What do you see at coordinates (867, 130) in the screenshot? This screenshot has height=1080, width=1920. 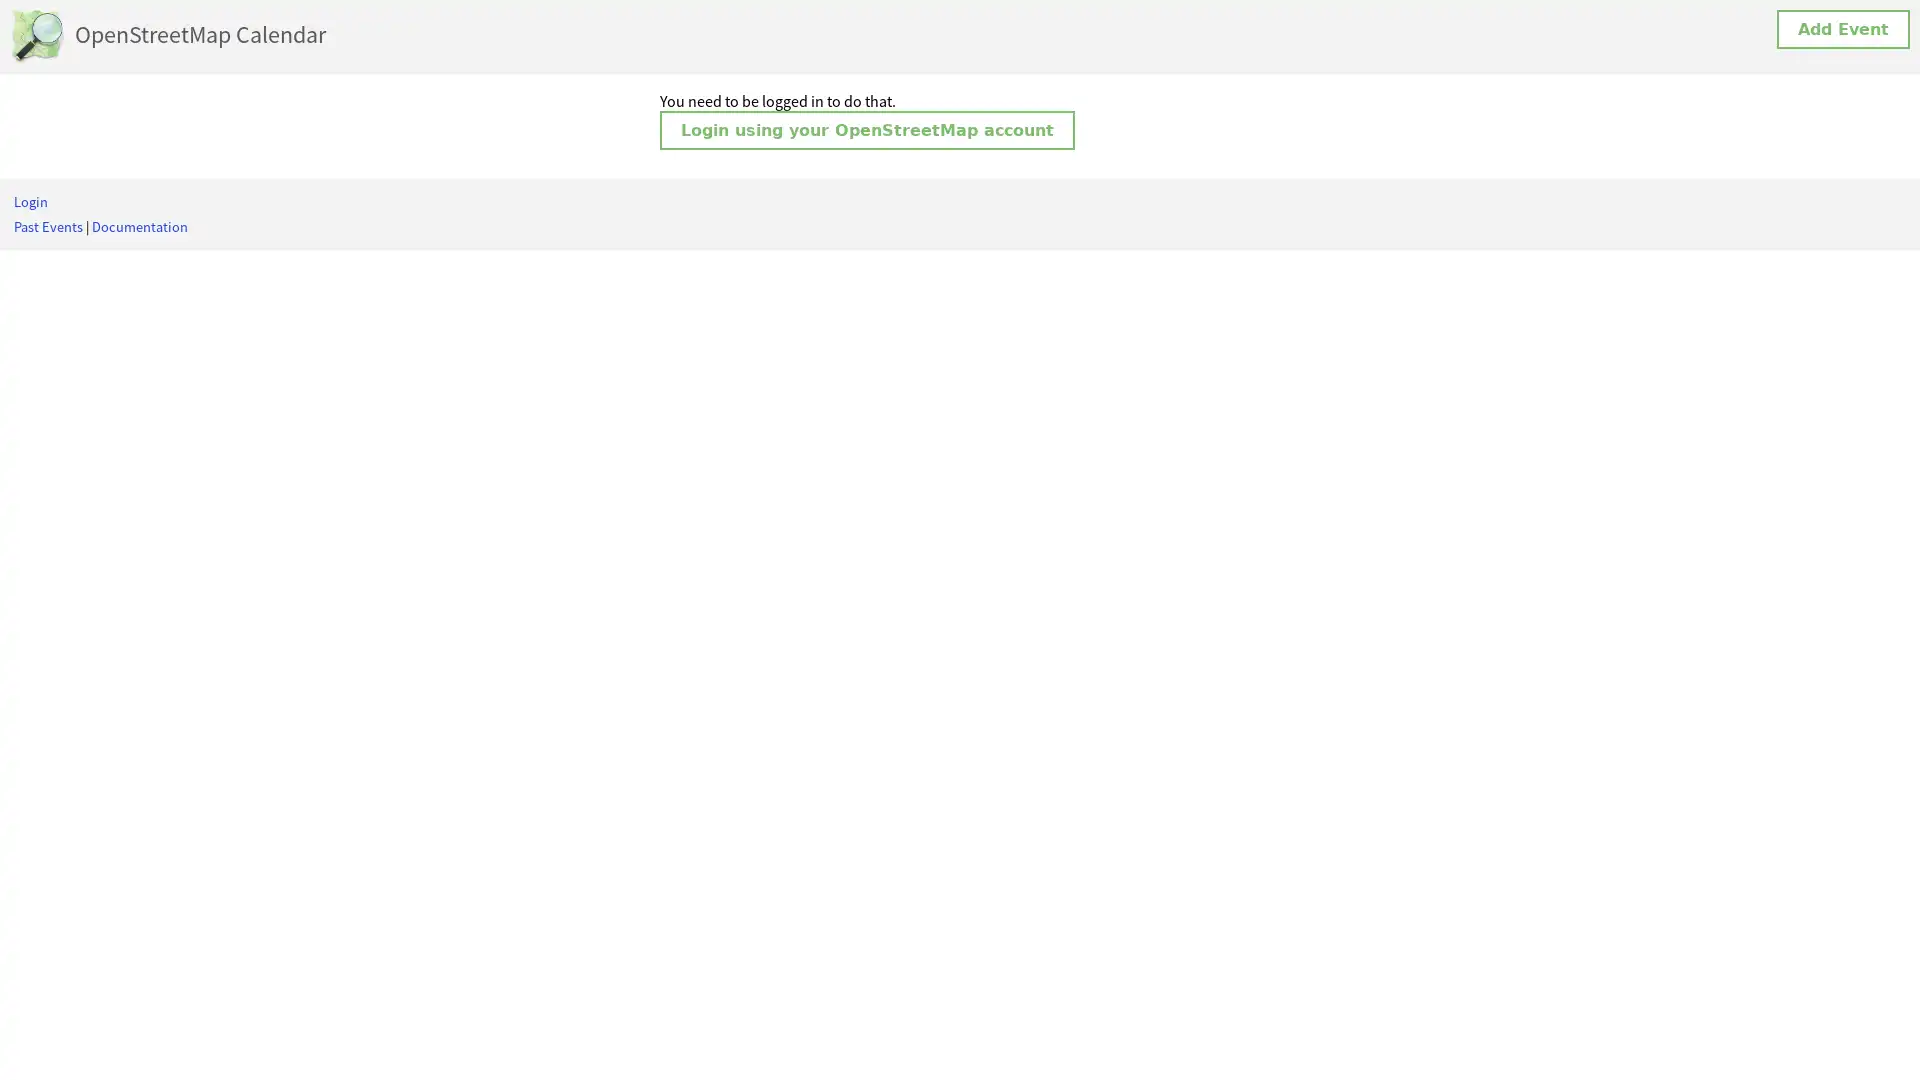 I see `Login using your OpenStreetMap account` at bounding box center [867, 130].